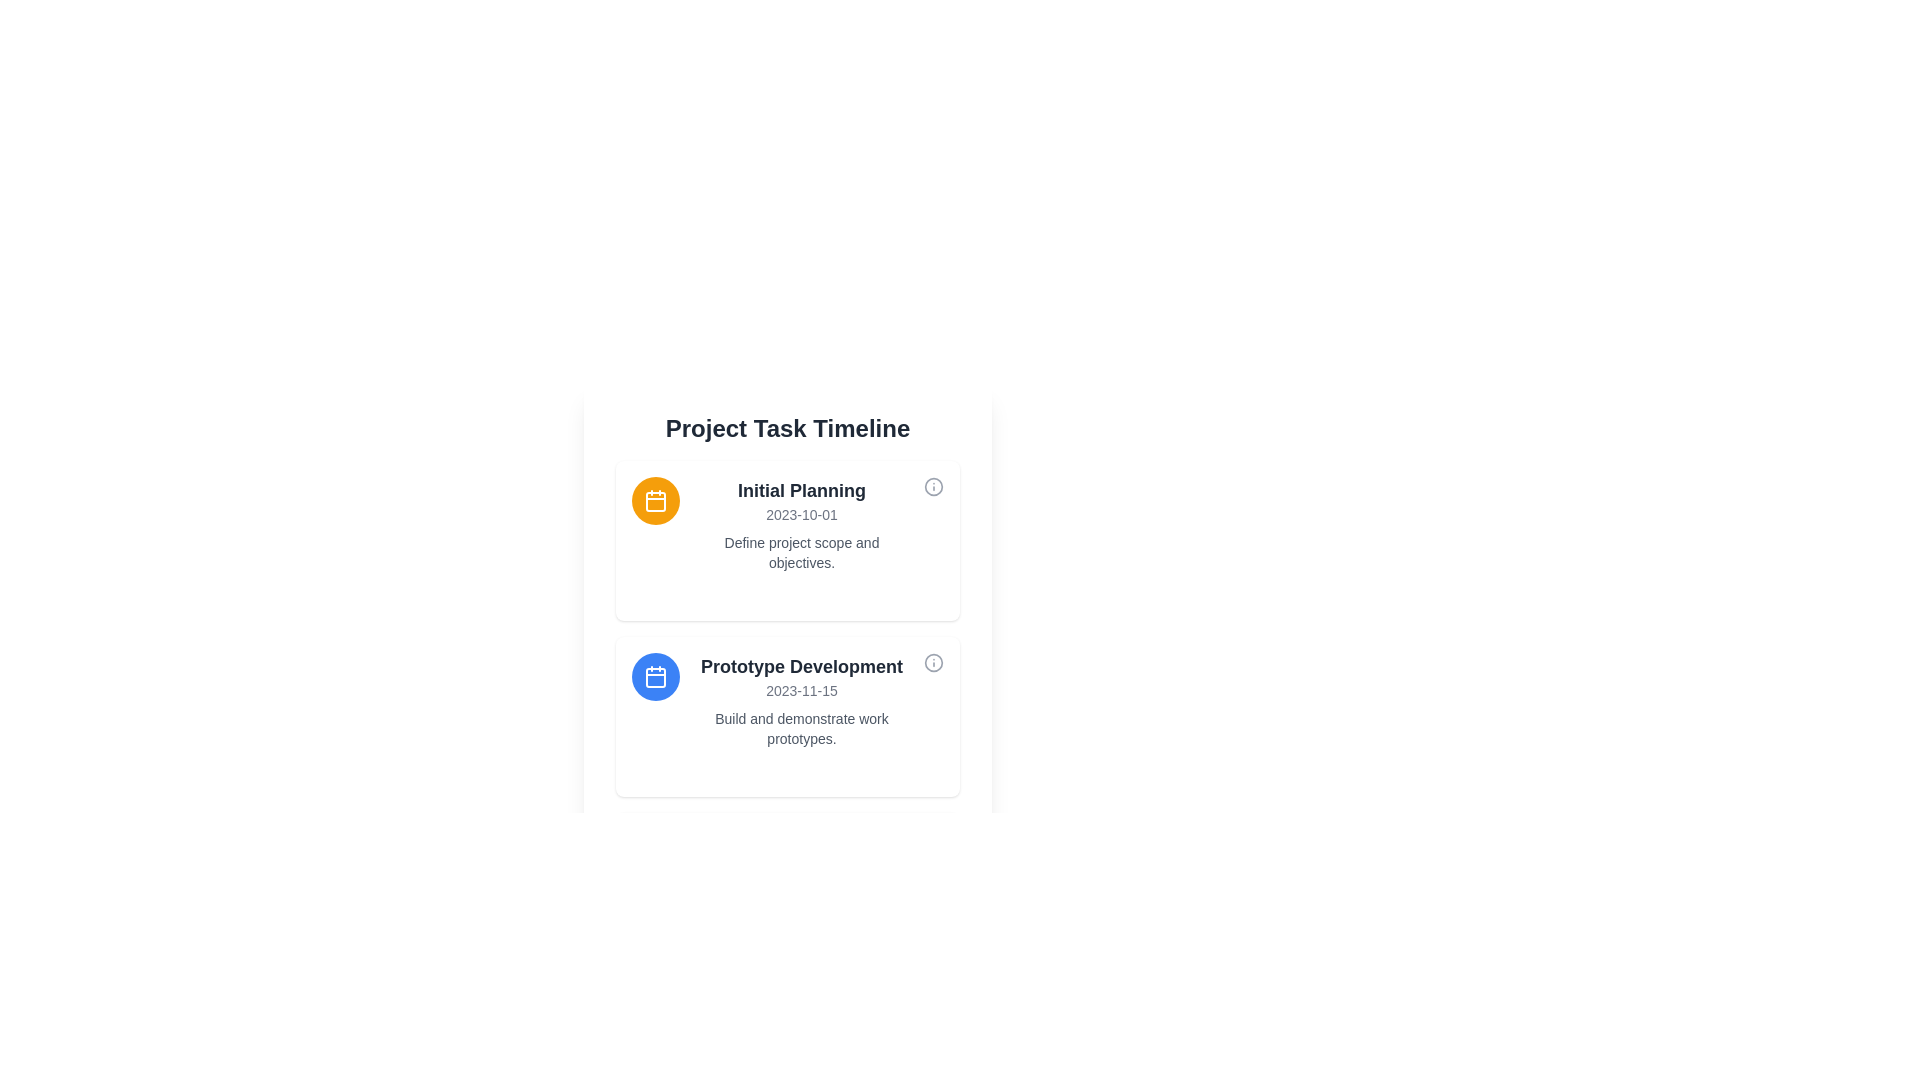 This screenshot has height=1080, width=1920. I want to click on the 'Initial Planning' task icon located at the top-left corner of its task card, which serves as a visual identifier for scheduling, so click(656, 500).